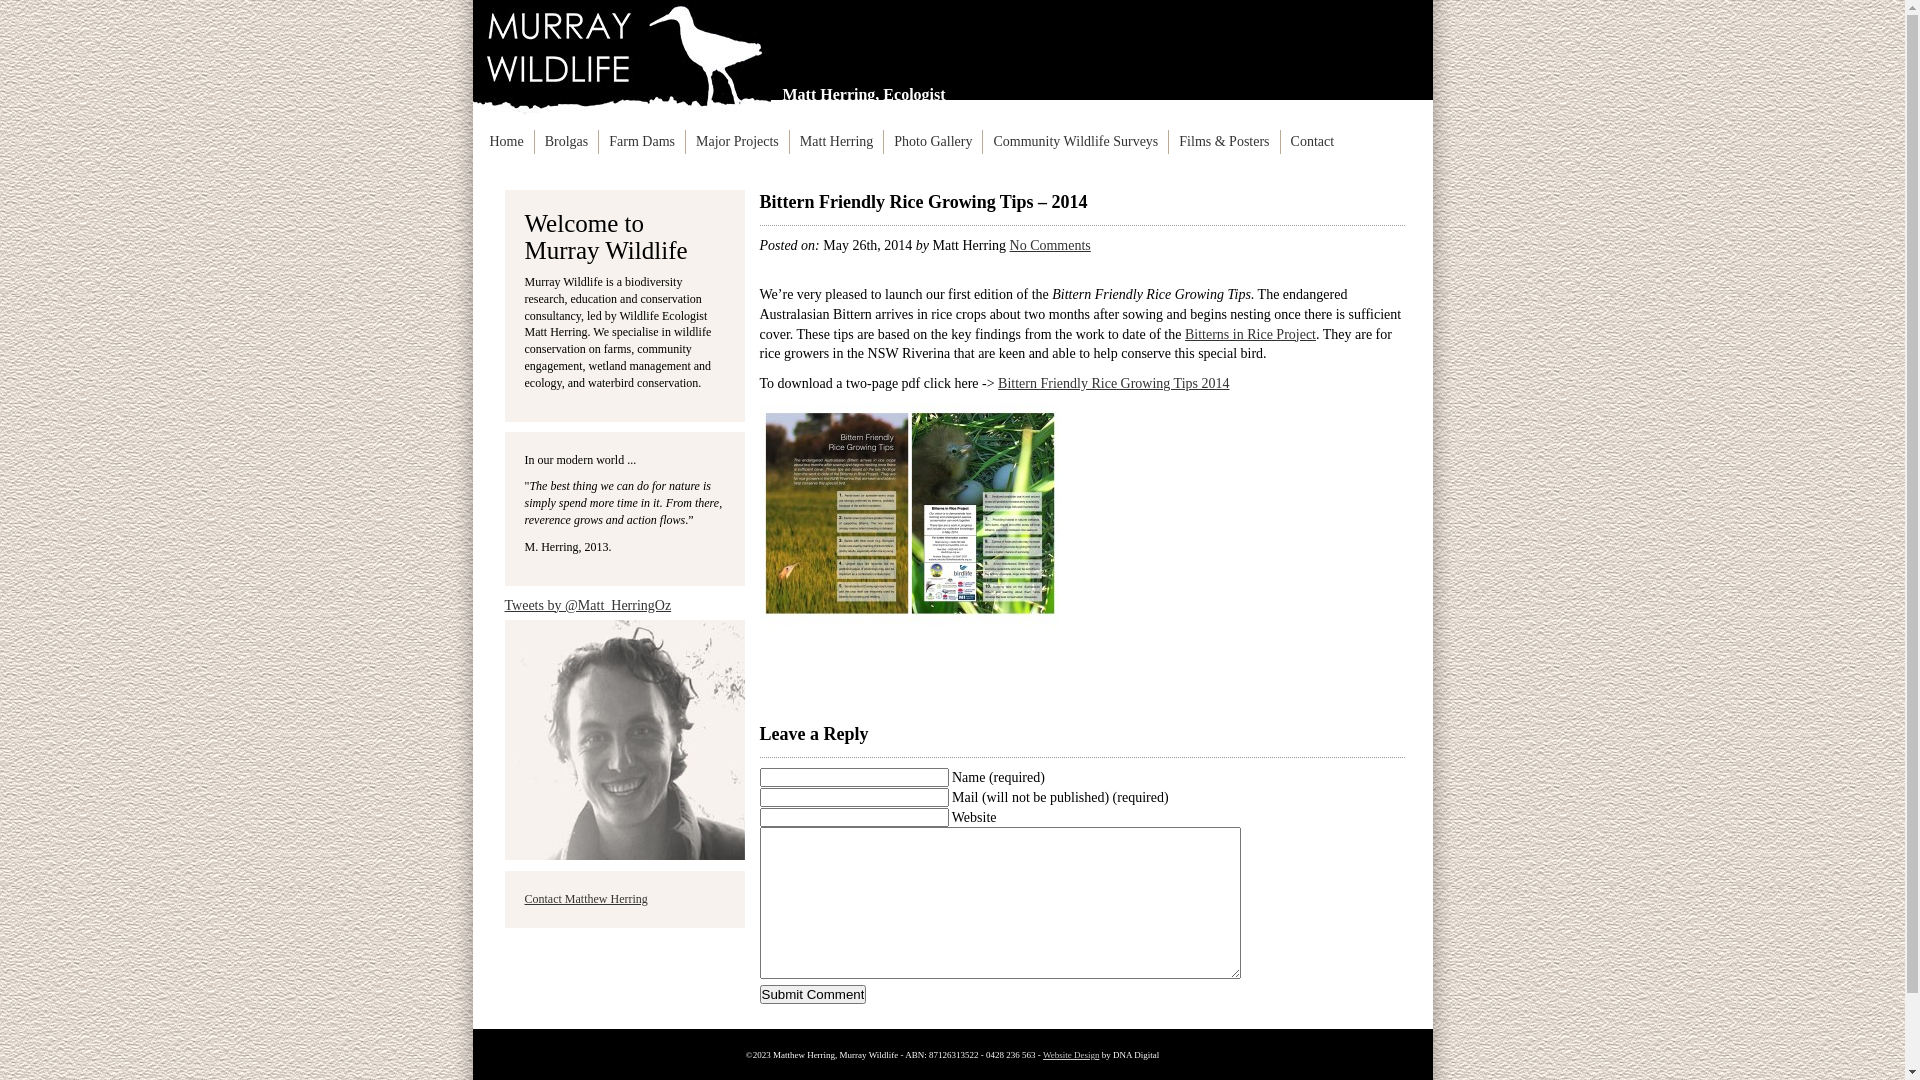 The width and height of the screenshot is (1920, 1080). Describe the element at coordinates (836, 141) in the screenshot. I see `'Matt Herring'` at that location.